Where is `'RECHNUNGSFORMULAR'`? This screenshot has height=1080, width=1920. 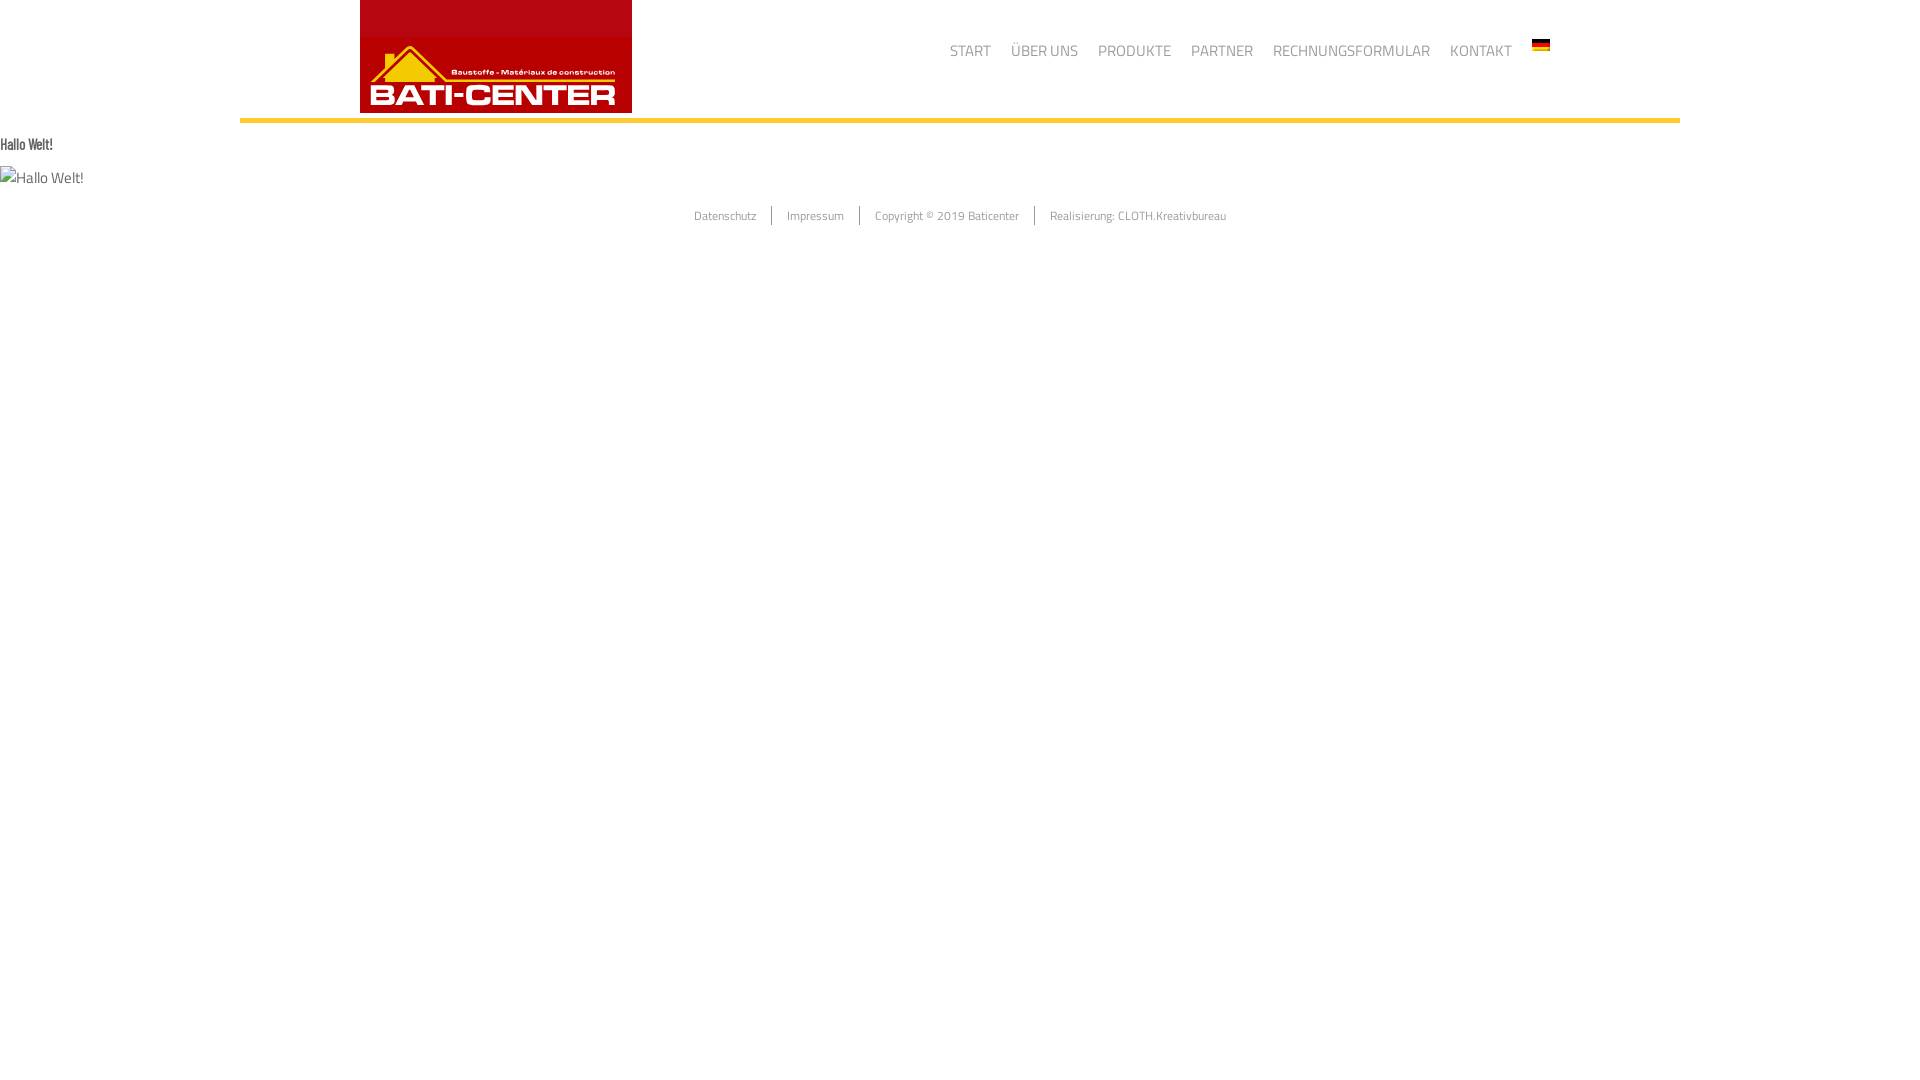
'RECHNUNGSFORMULAR' is located at coordinates (1351, 48).